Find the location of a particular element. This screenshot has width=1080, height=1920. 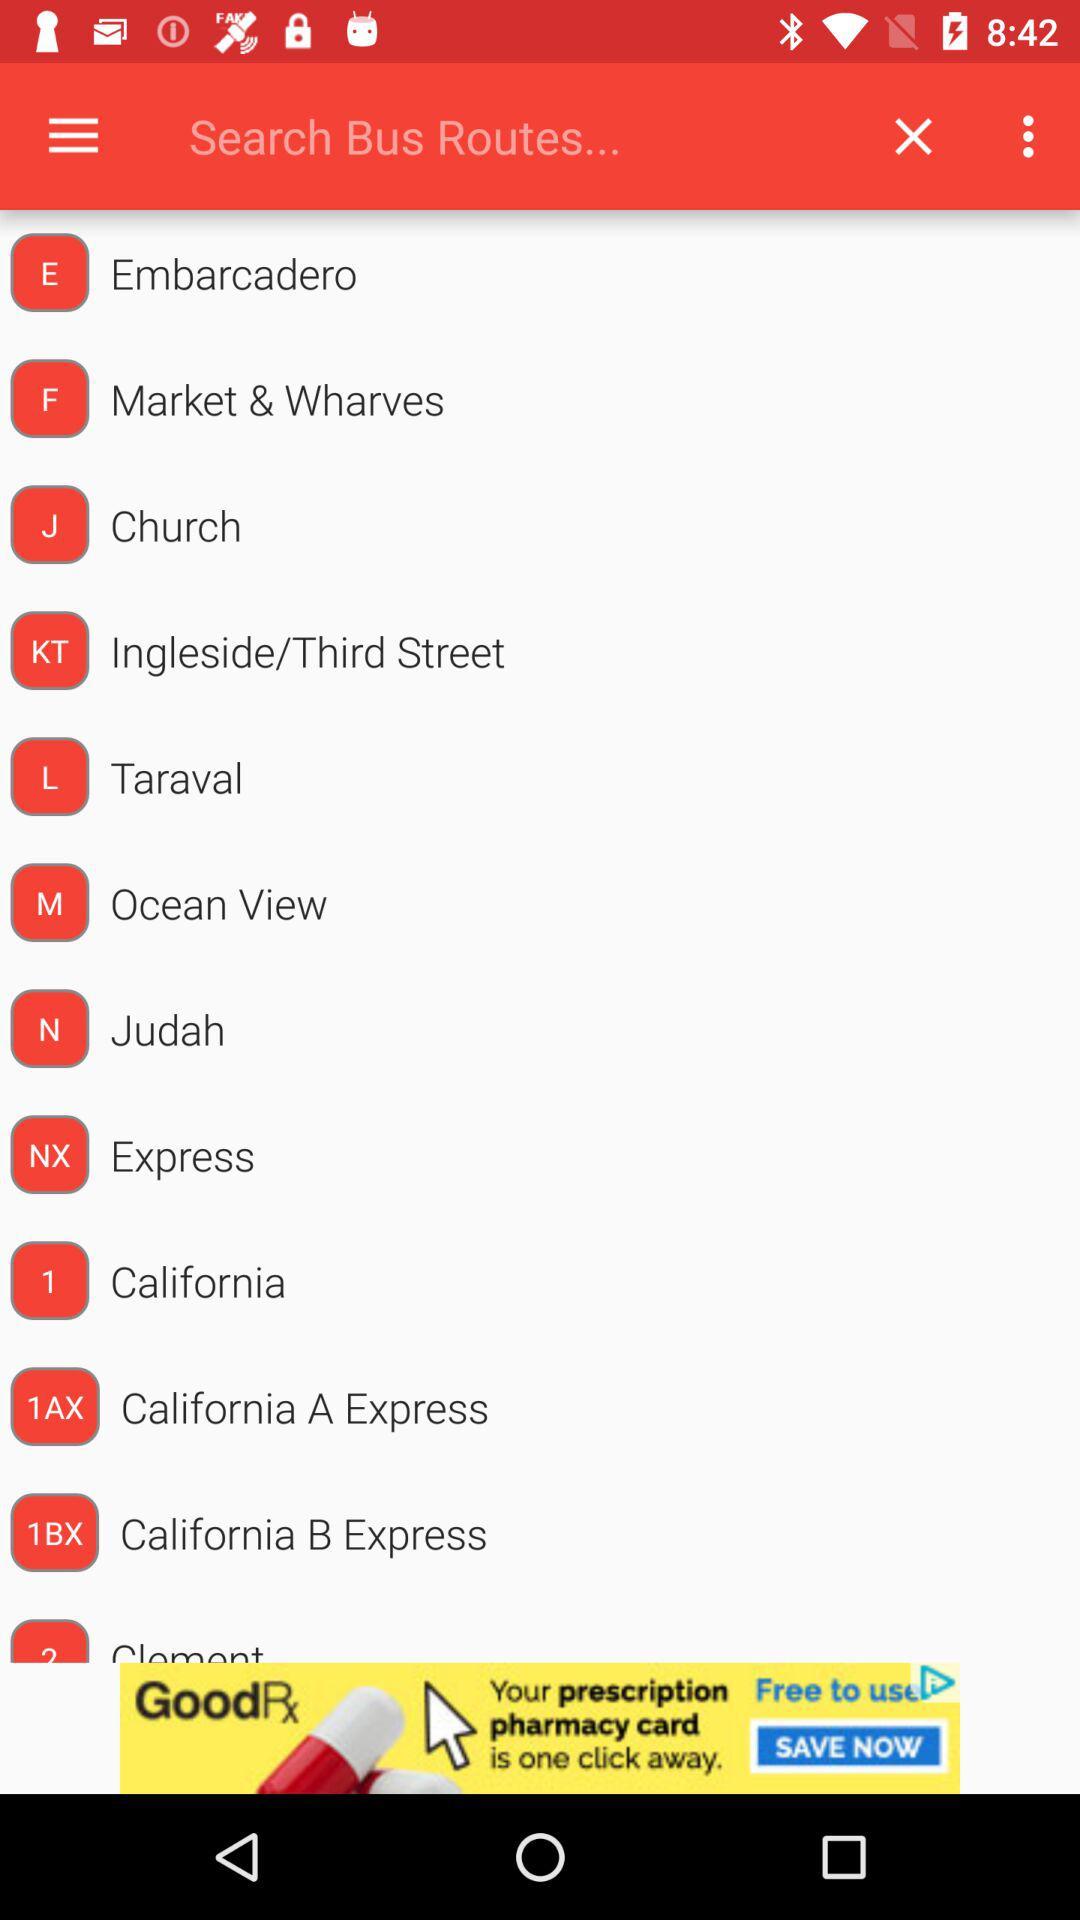

type bus route is located at coordinates (513, 135).